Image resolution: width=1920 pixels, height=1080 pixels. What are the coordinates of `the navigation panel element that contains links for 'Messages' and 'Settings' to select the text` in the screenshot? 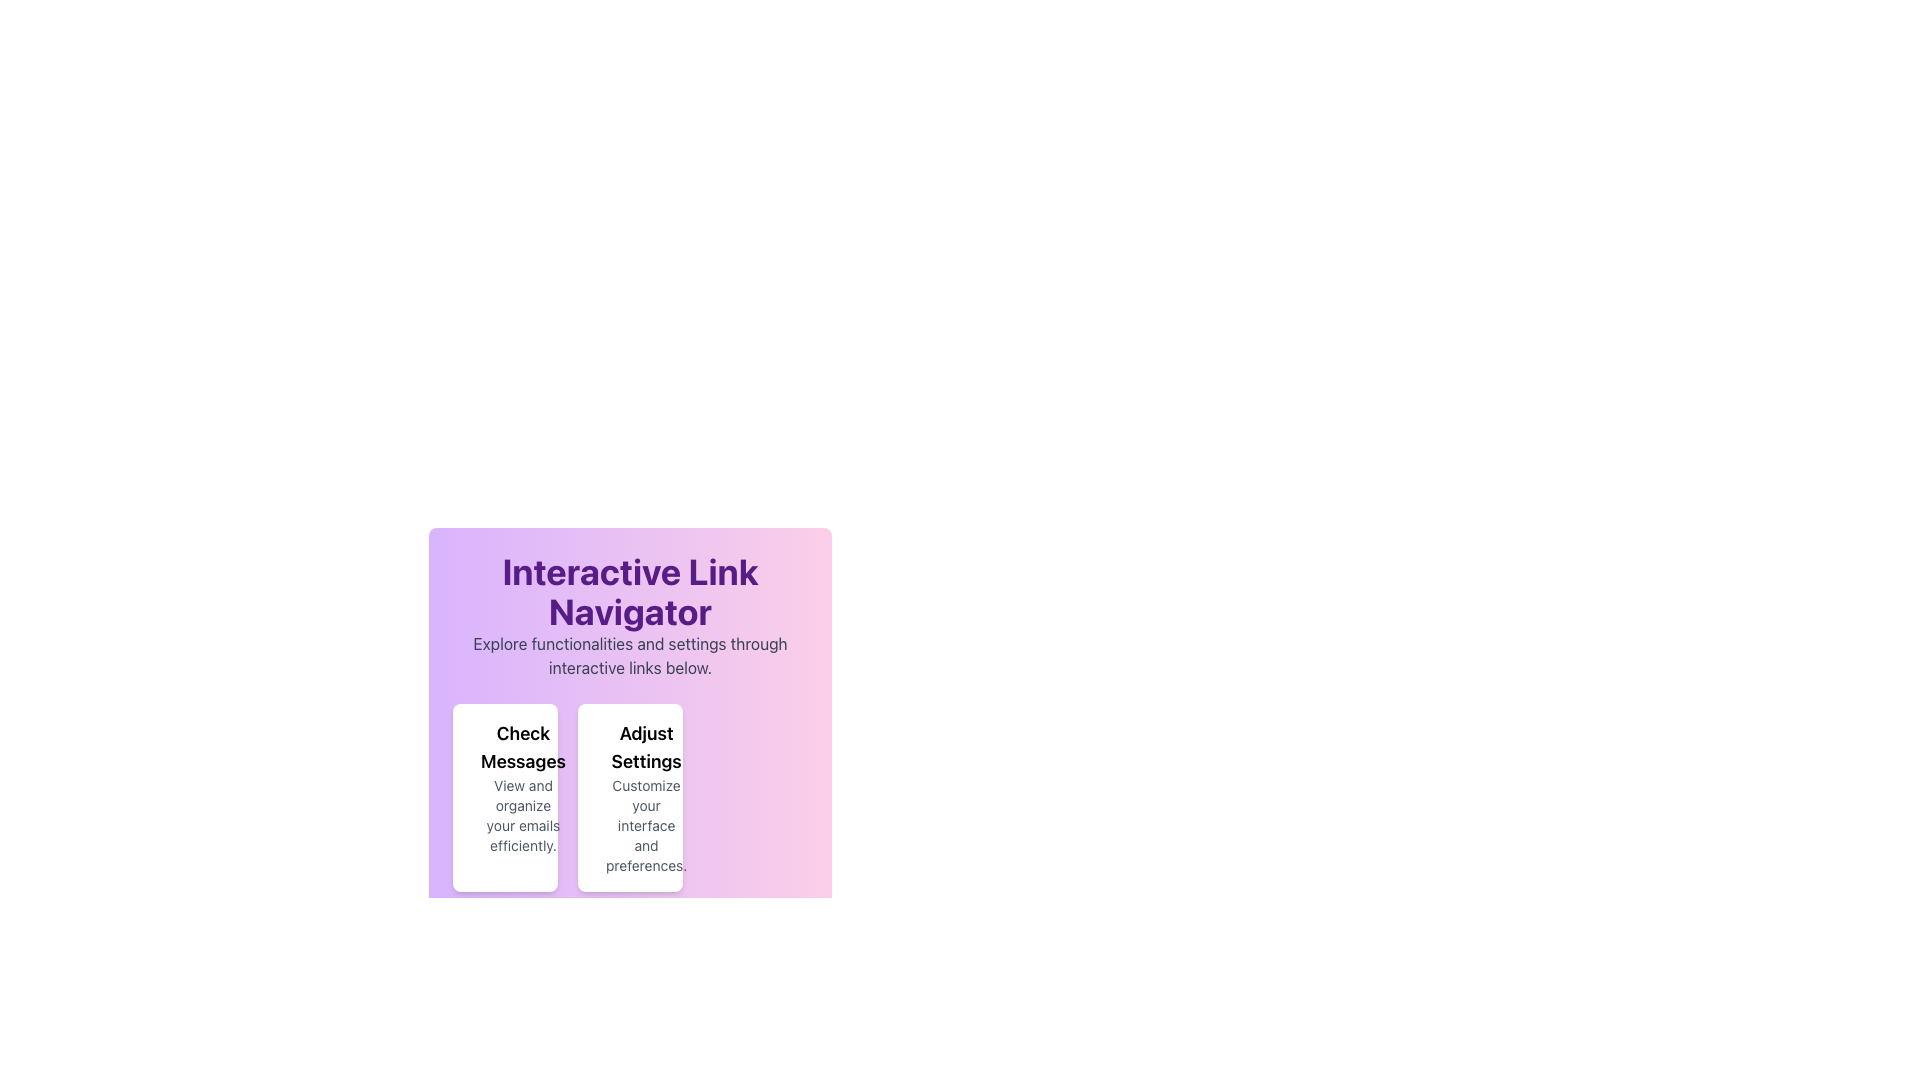 It's located at (629, 700).